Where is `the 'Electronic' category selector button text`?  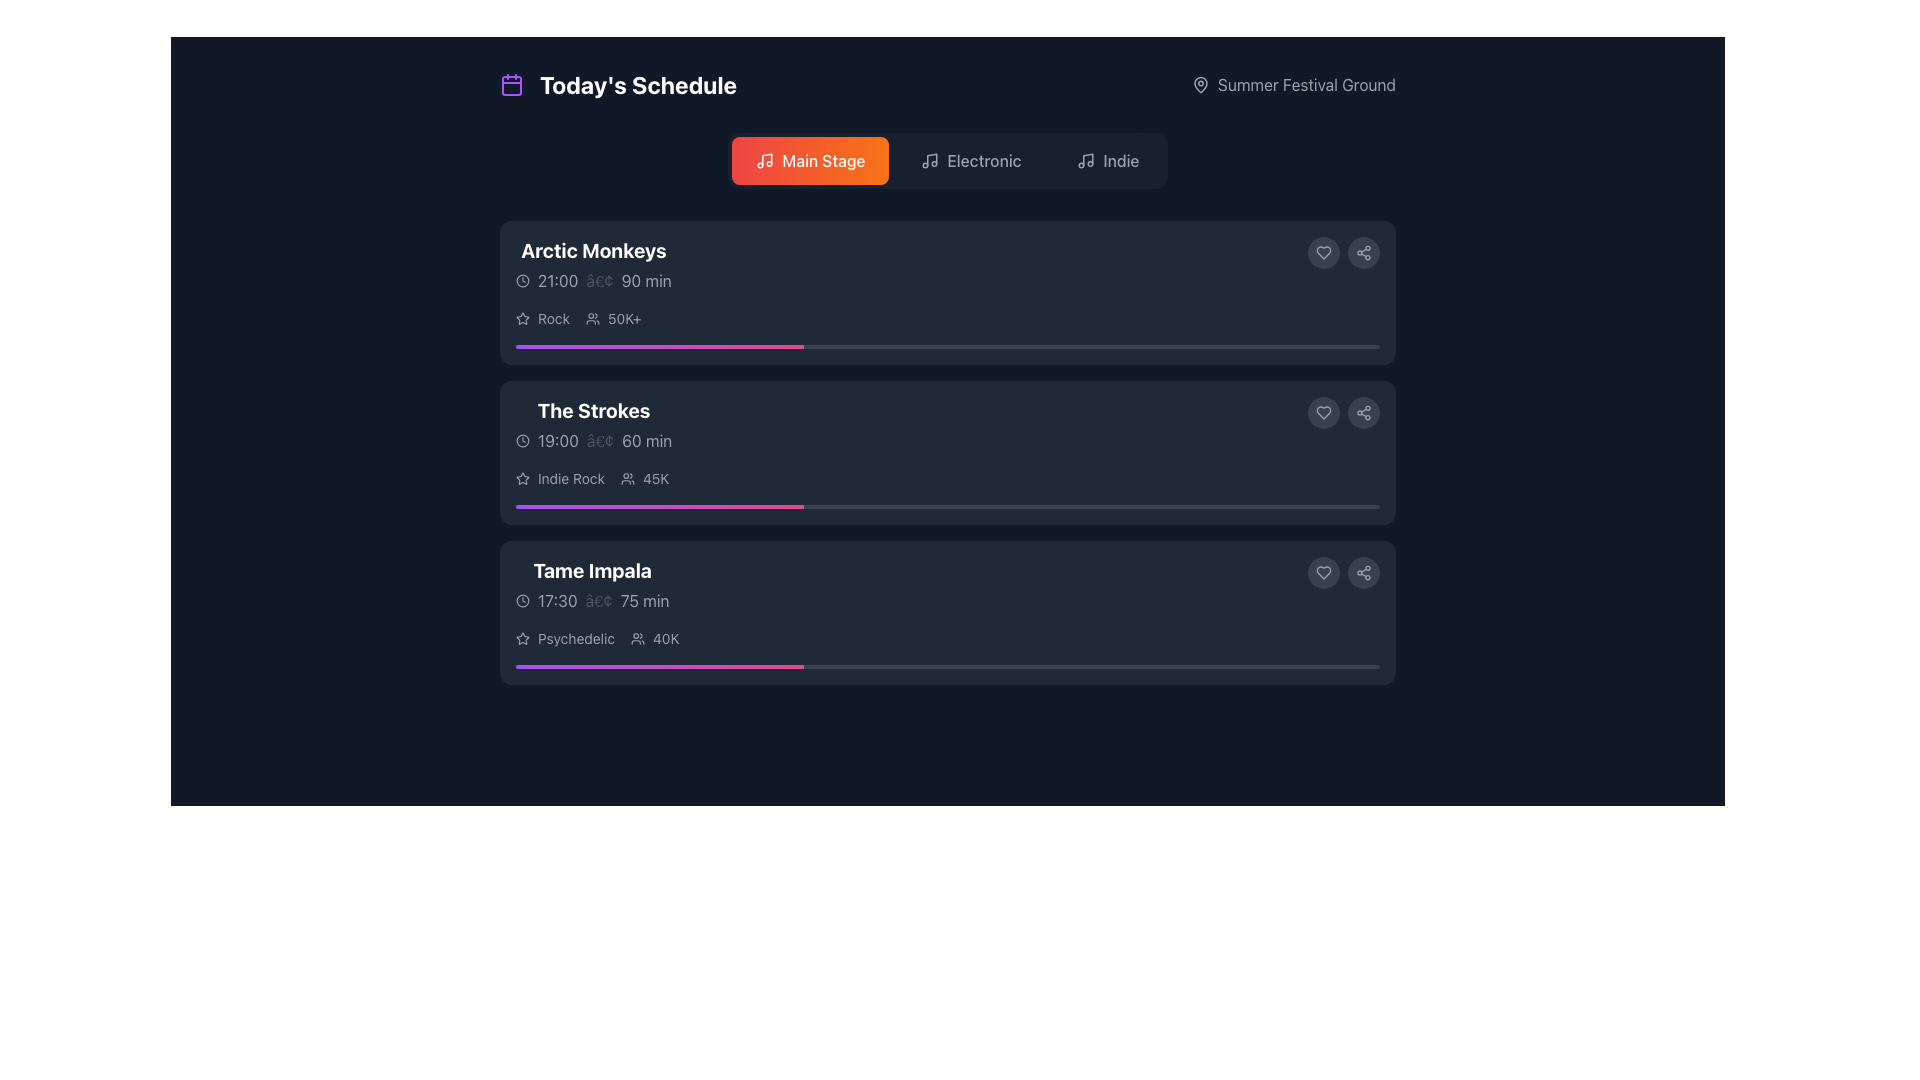
the 'Electronic' category selector button text is located at coordinates (984, 160).